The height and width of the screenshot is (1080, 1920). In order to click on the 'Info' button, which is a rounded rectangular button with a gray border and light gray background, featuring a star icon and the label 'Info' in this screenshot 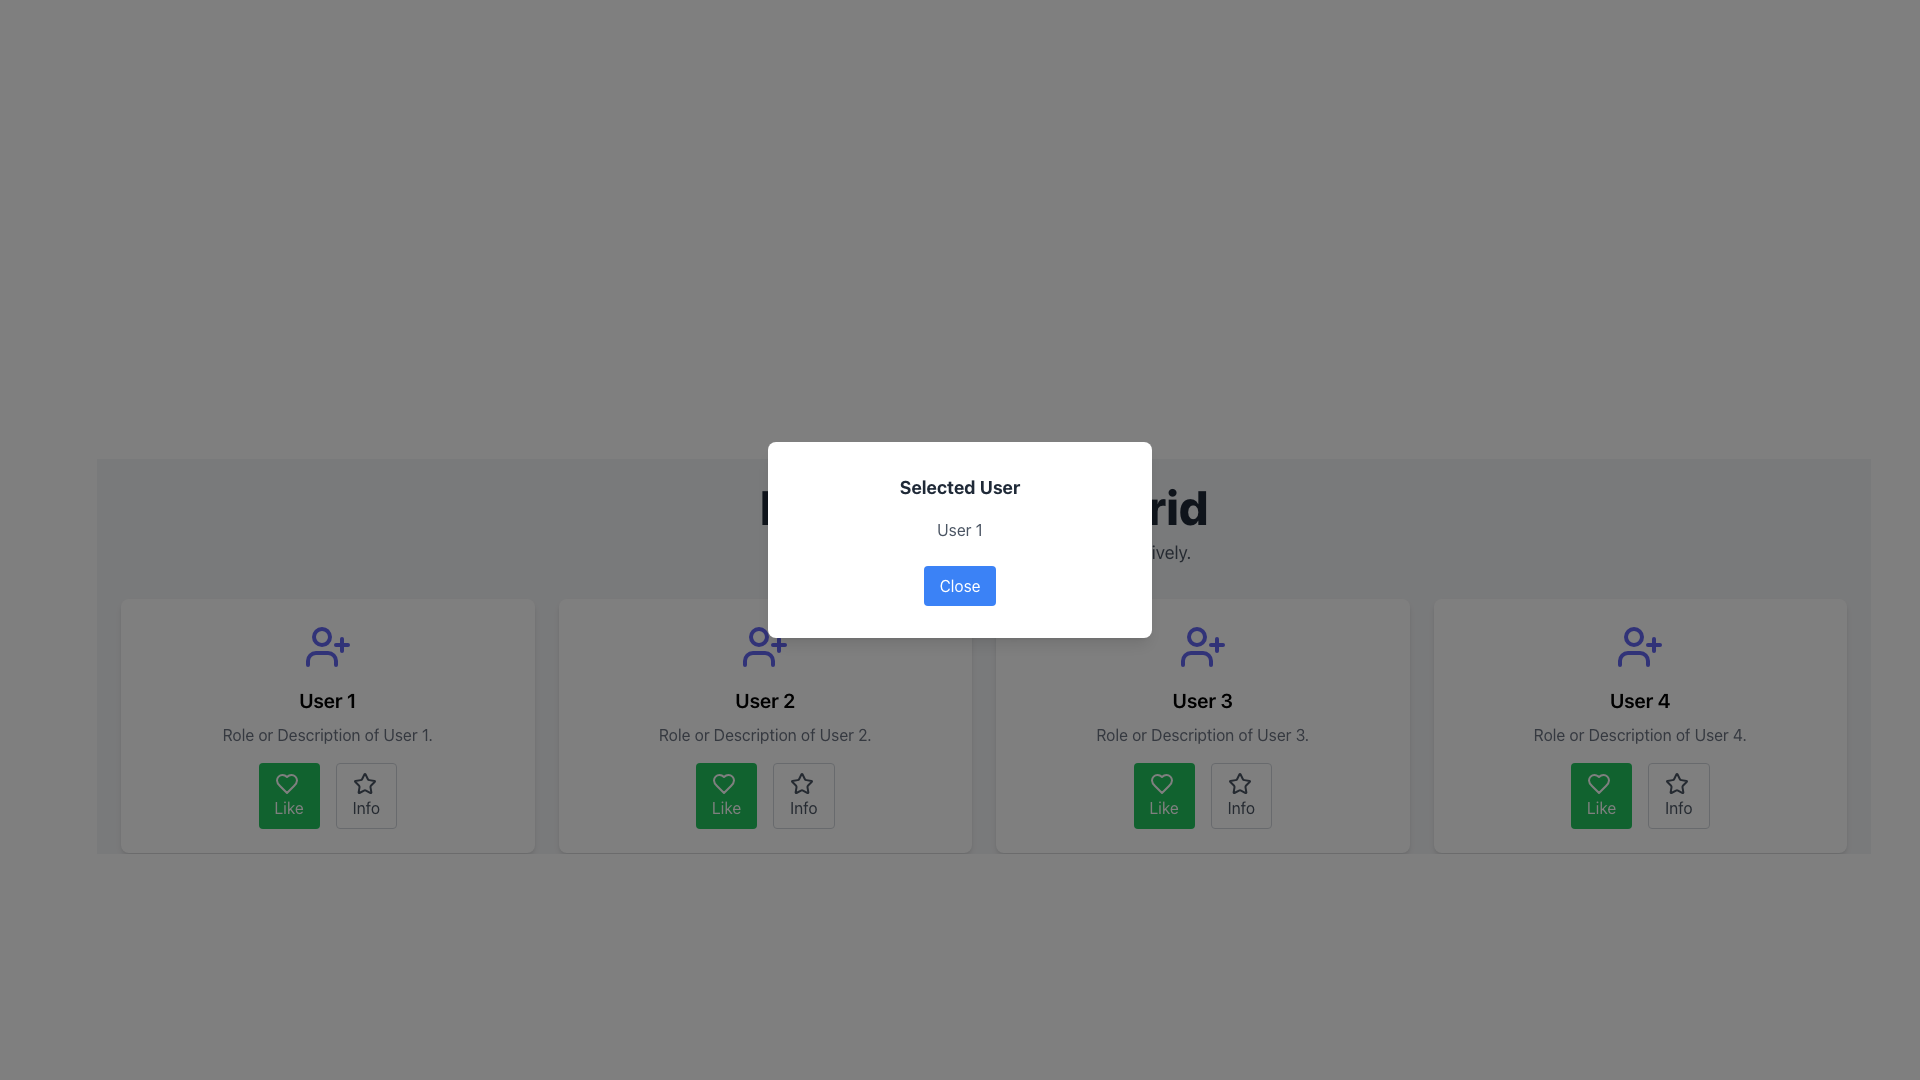, I will do `click(803, 794)`.